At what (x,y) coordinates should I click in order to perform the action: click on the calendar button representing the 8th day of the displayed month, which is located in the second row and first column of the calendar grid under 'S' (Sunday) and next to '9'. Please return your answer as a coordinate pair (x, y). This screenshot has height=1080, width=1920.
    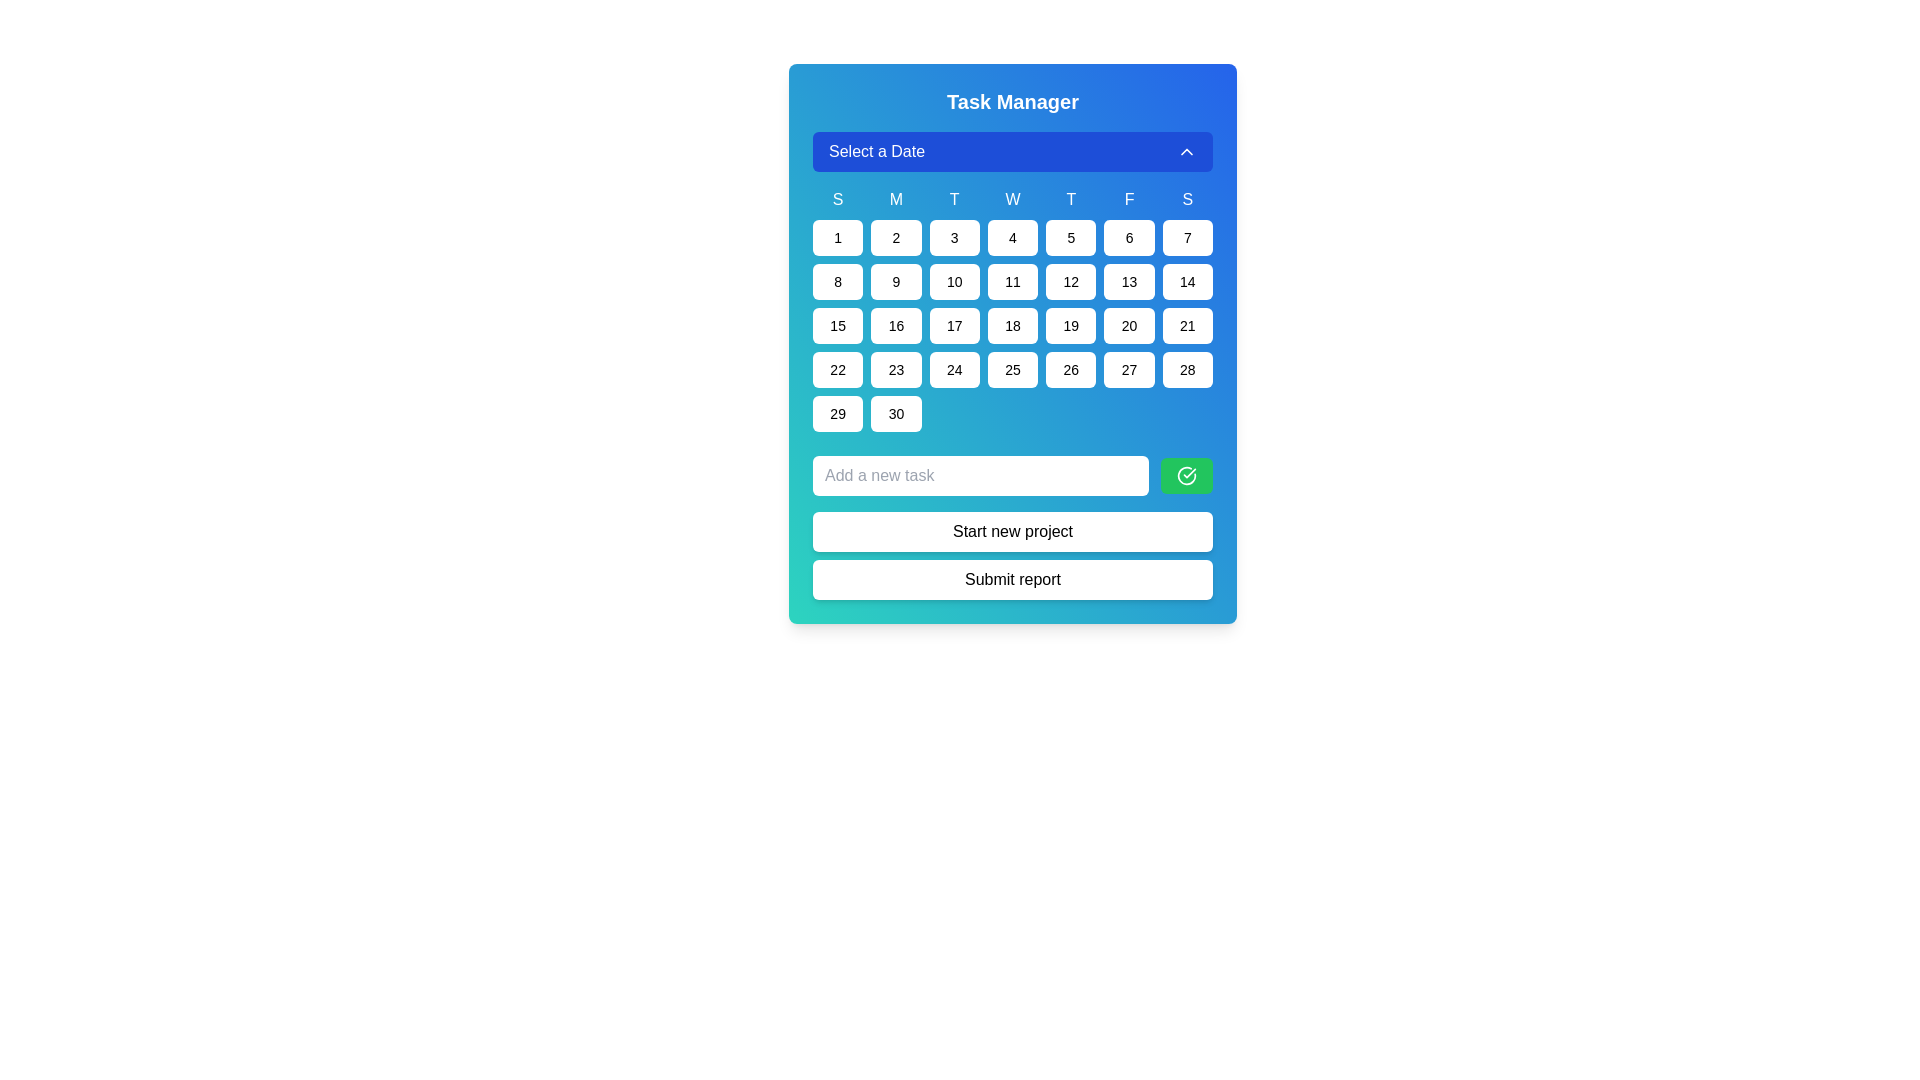
    Looking at the image, I should click on (838, 281).